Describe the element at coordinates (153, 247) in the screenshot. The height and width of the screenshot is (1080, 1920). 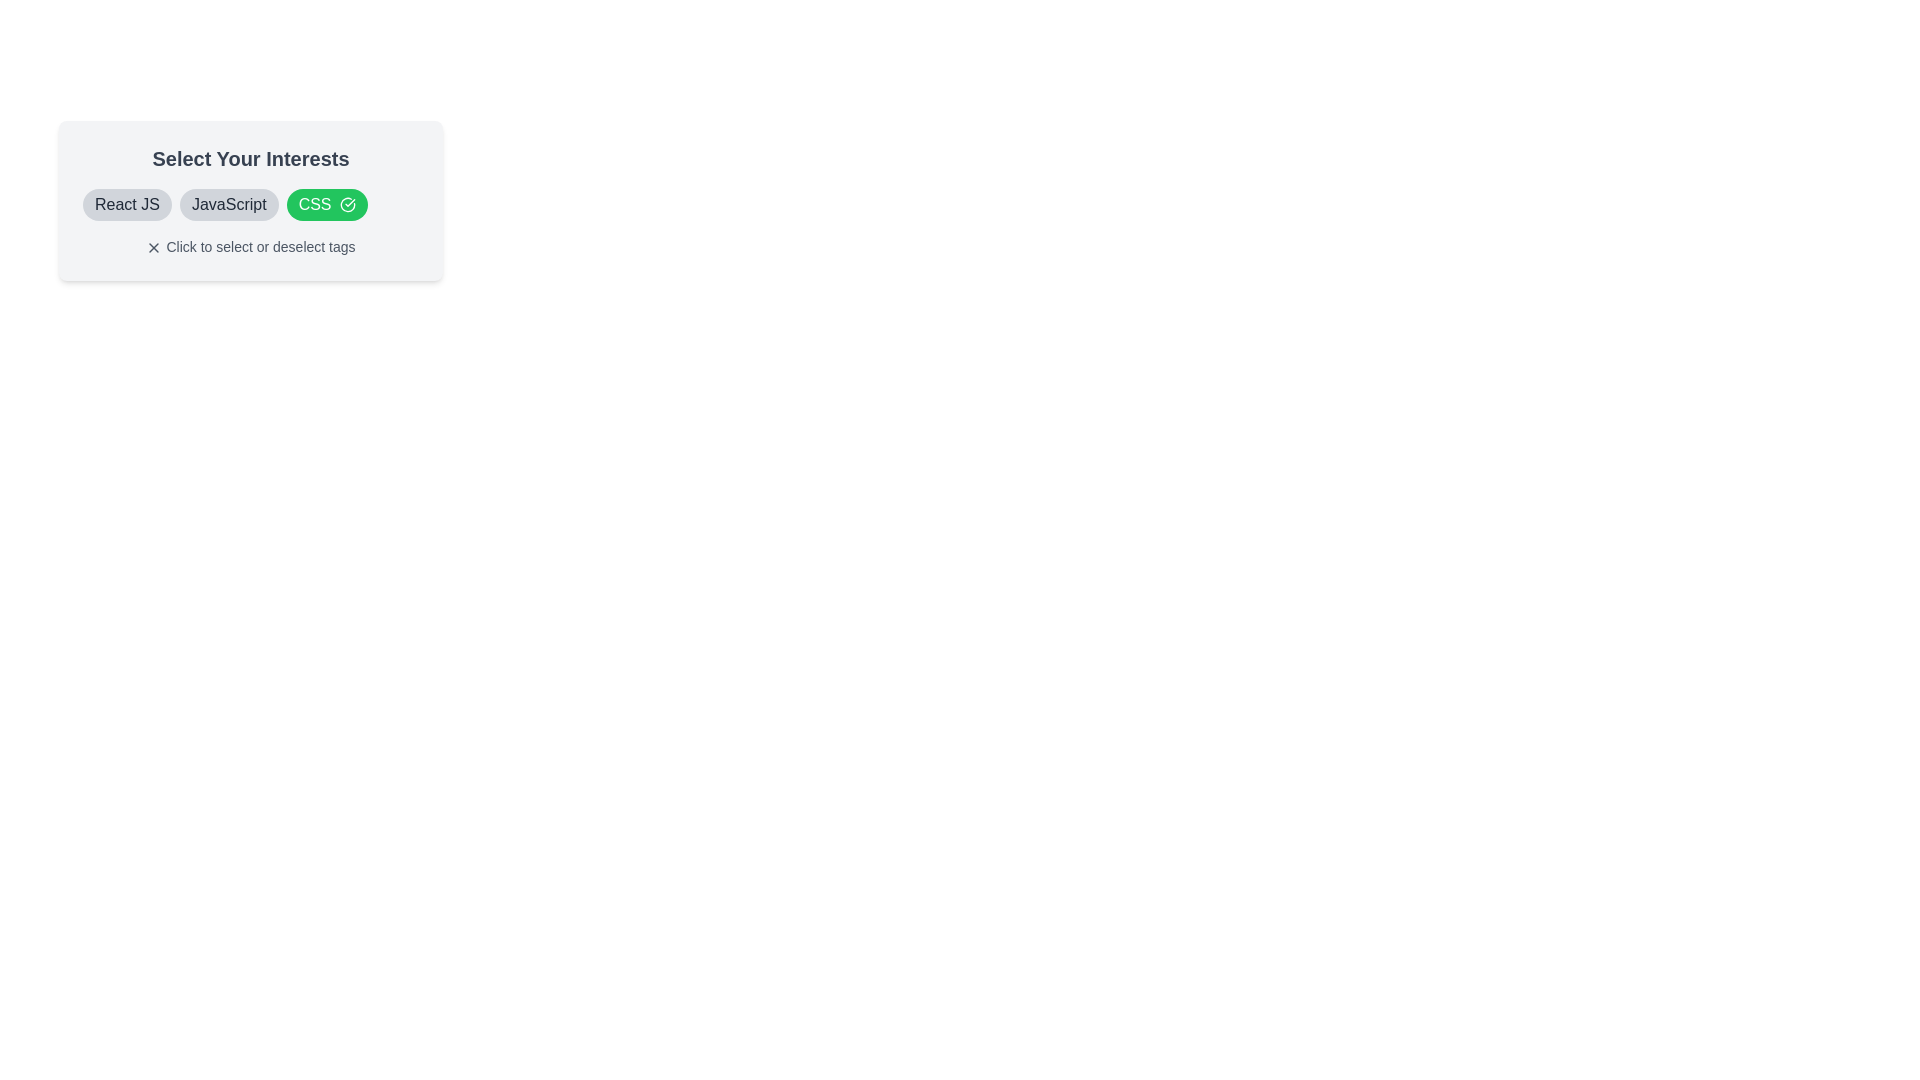
I see `the Close icon located to the left of the text 'Click` at that location.